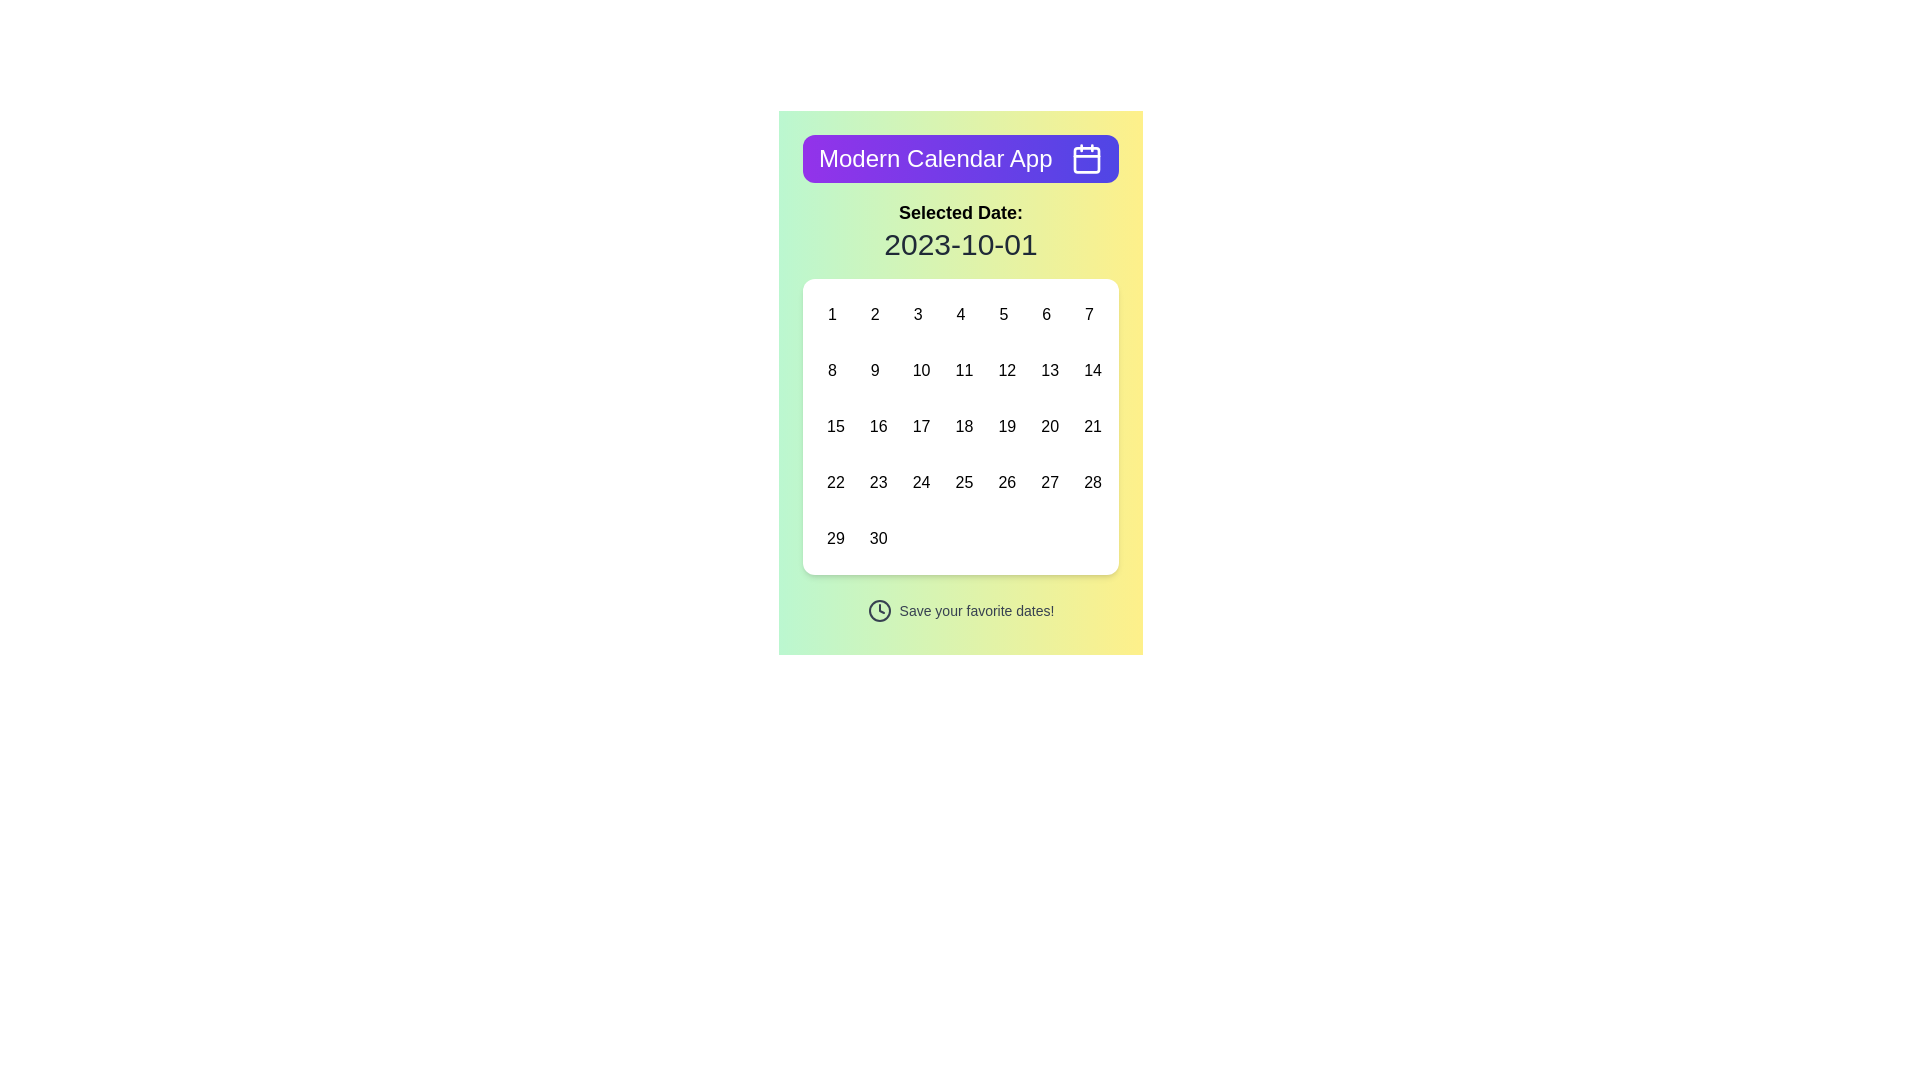  Describe the element at coordinates (960, 212) in the screenshot. I see `the bold text label displaying 'Selected Date:' which is centrally positioned above the date '2023-10-01'` at that location.